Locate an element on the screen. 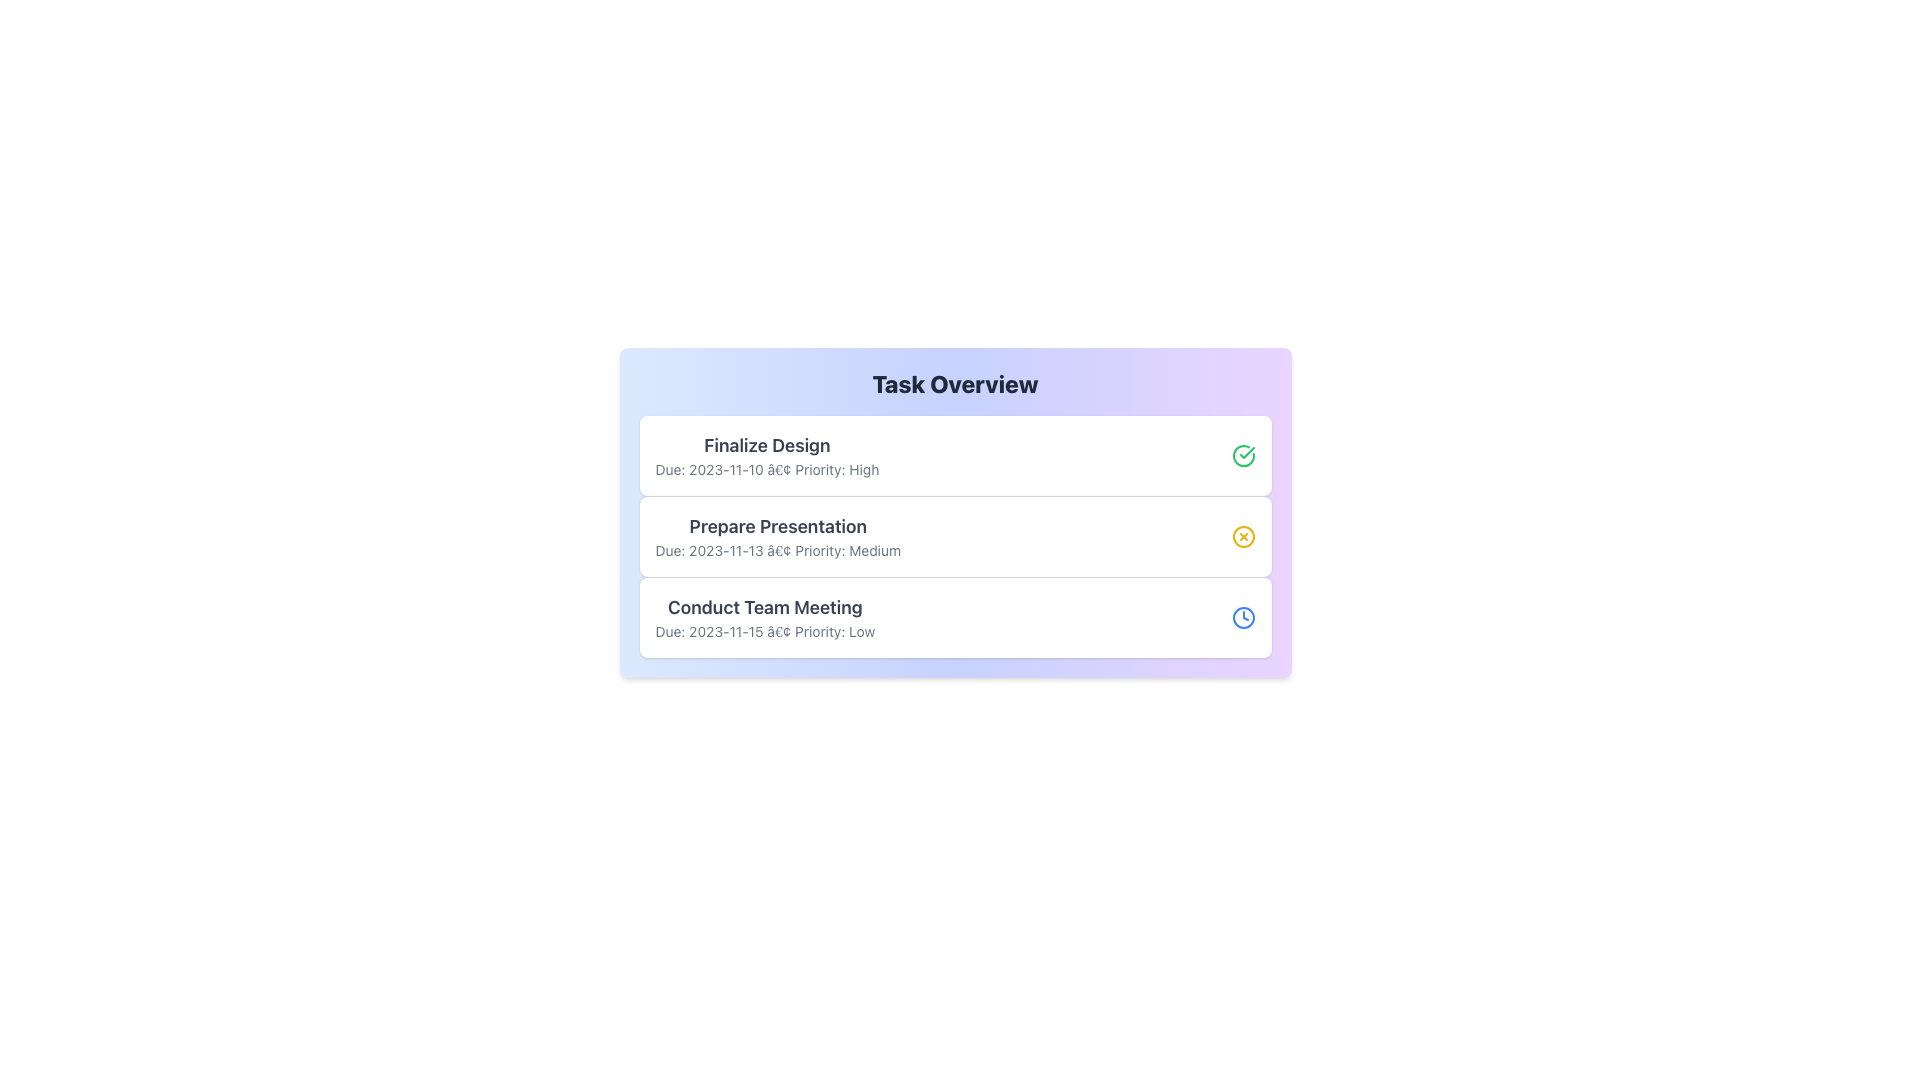 The height and width of the screenshot is (1080, 1920). the task summary text element located in the first task row of the task list is located at coordinates (766, 455).